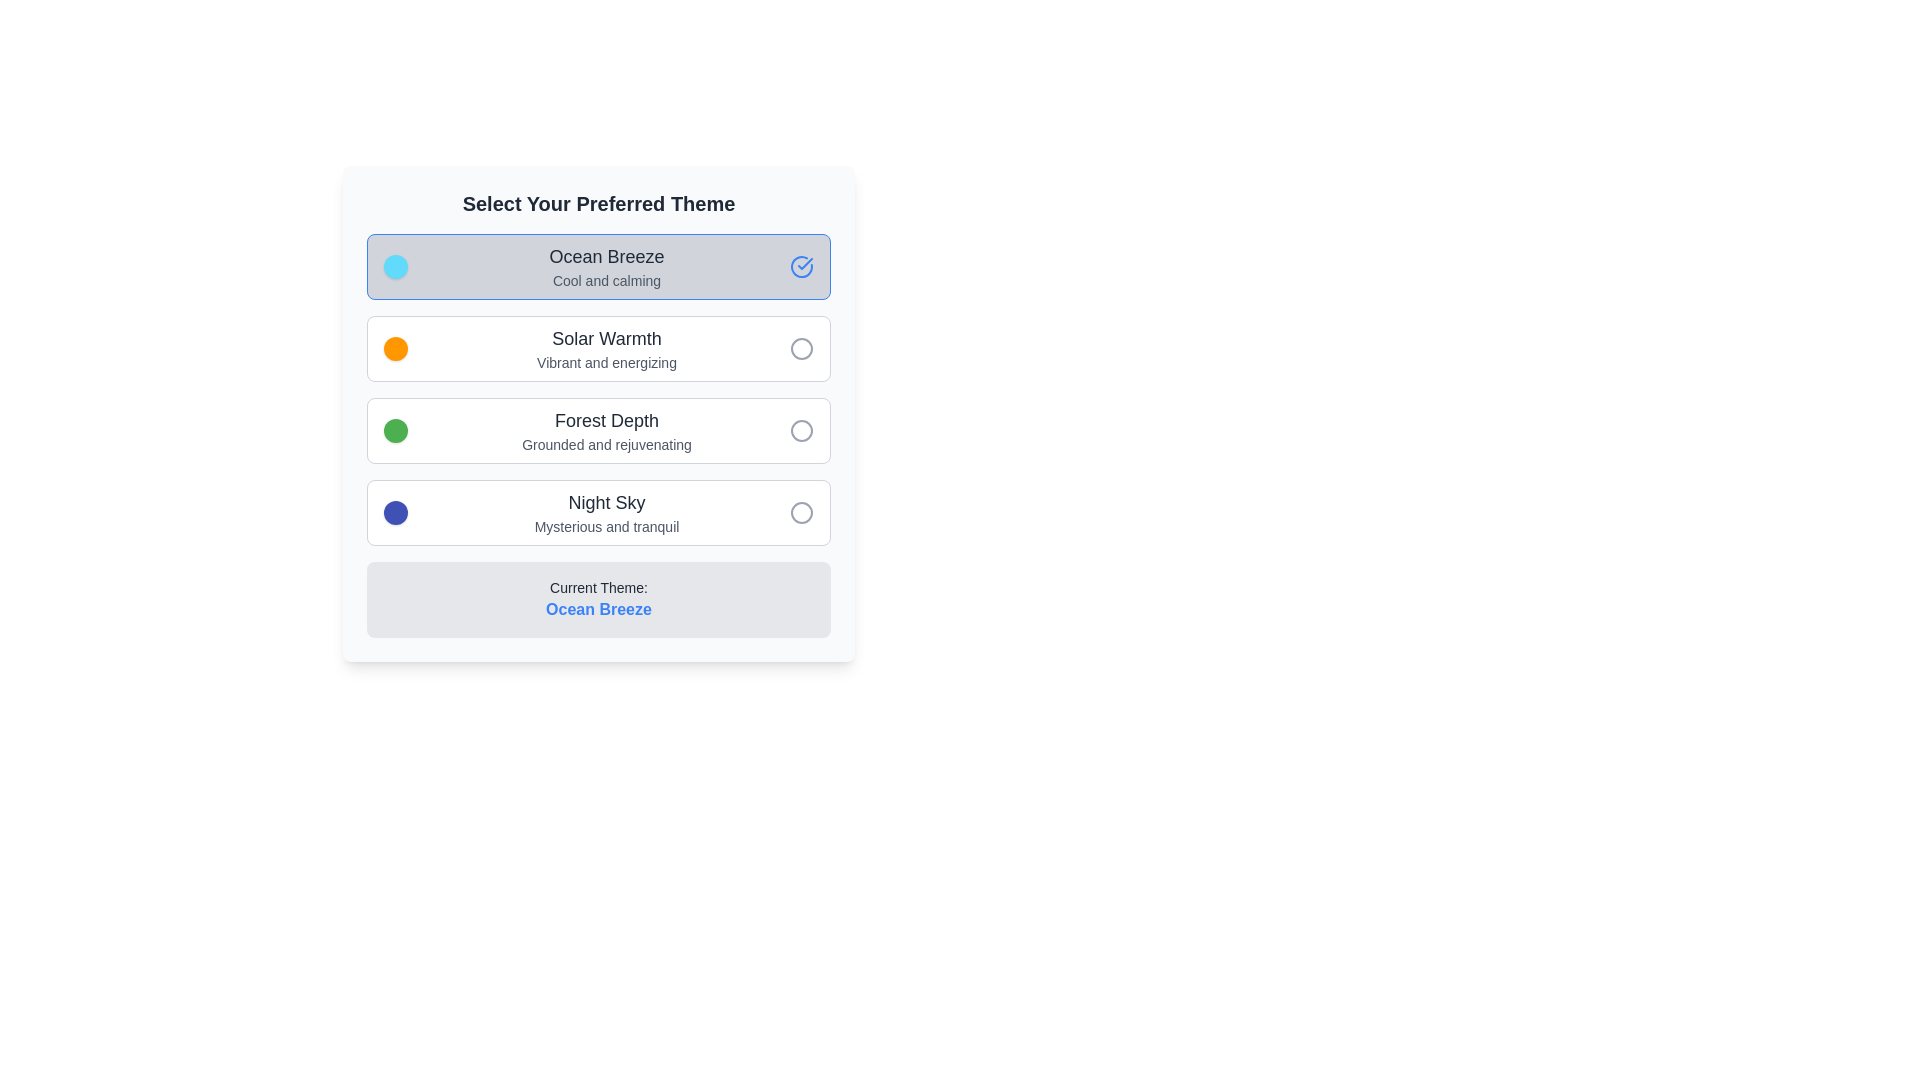  What do you see at coordinates (605, 347) in the screenshot?
I see `the 'Solar Warmth' text label, which is the second clickable list item in the theme selection component, located just below the 'Ocean Breeze' option` at bounding box center [605, 347].